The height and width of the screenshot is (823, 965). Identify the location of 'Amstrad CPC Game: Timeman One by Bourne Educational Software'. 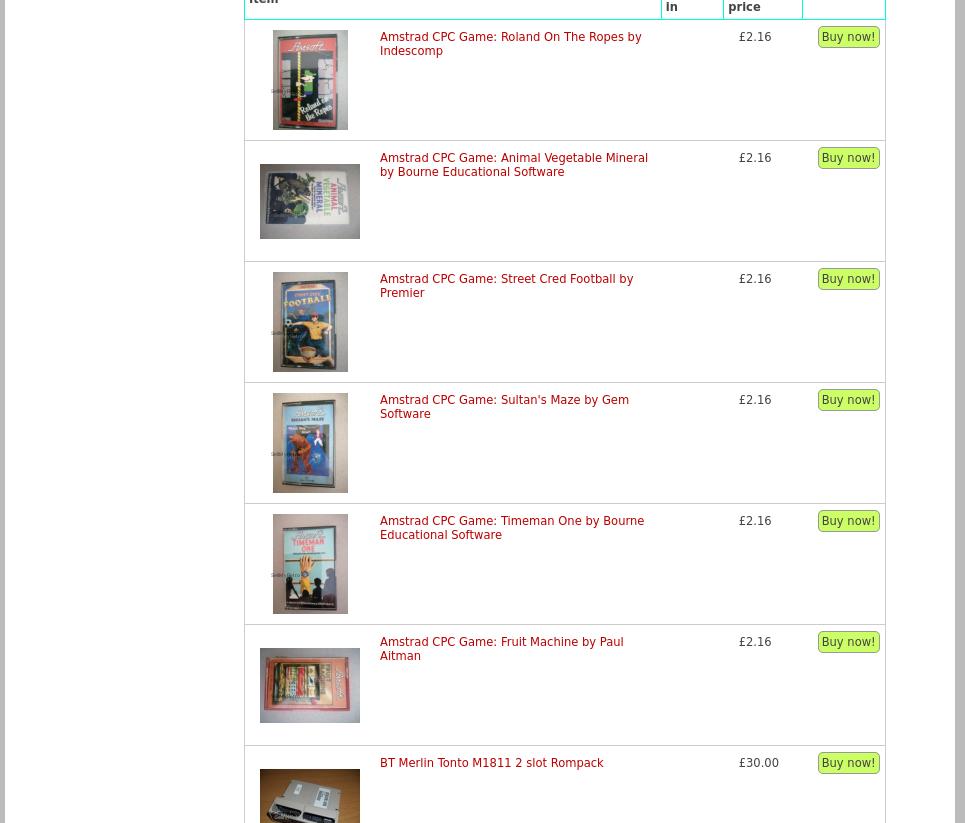
(512, 526).